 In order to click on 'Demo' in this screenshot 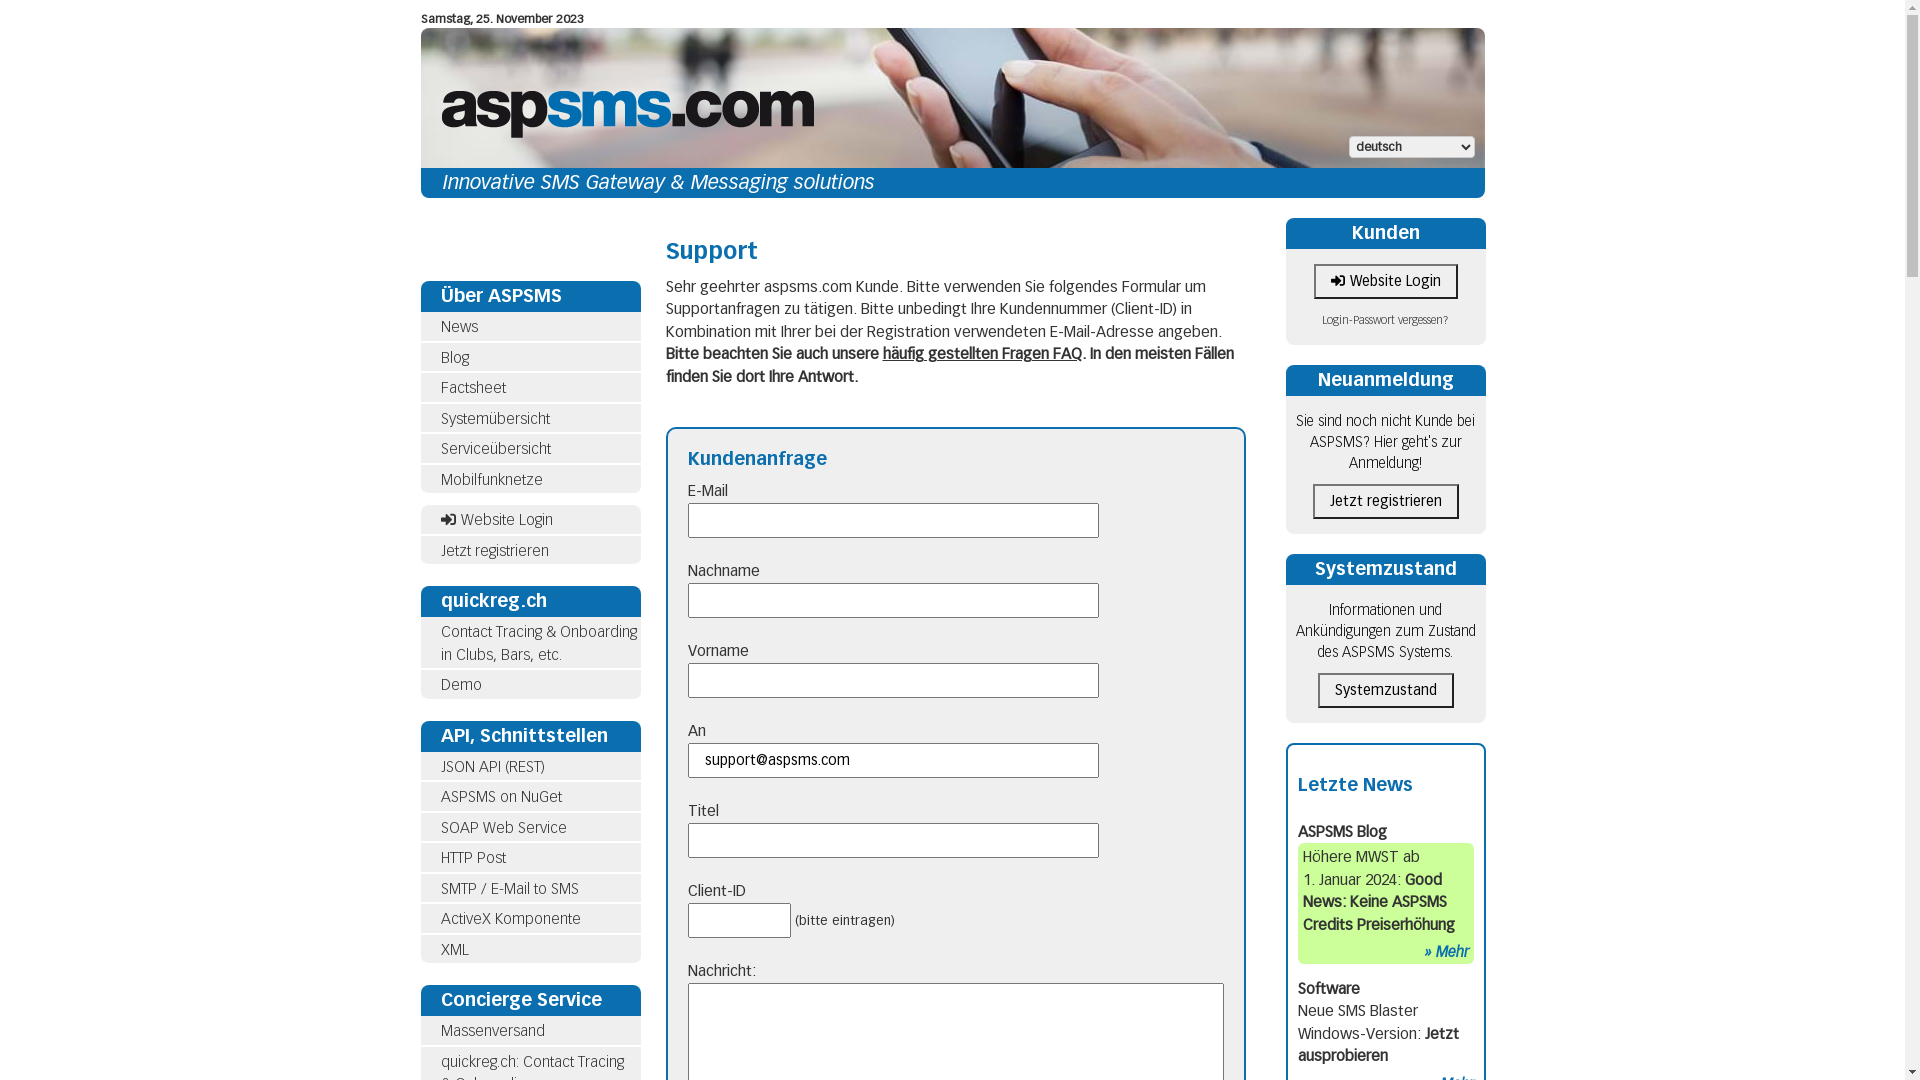, I will do `click(439, 684)`.